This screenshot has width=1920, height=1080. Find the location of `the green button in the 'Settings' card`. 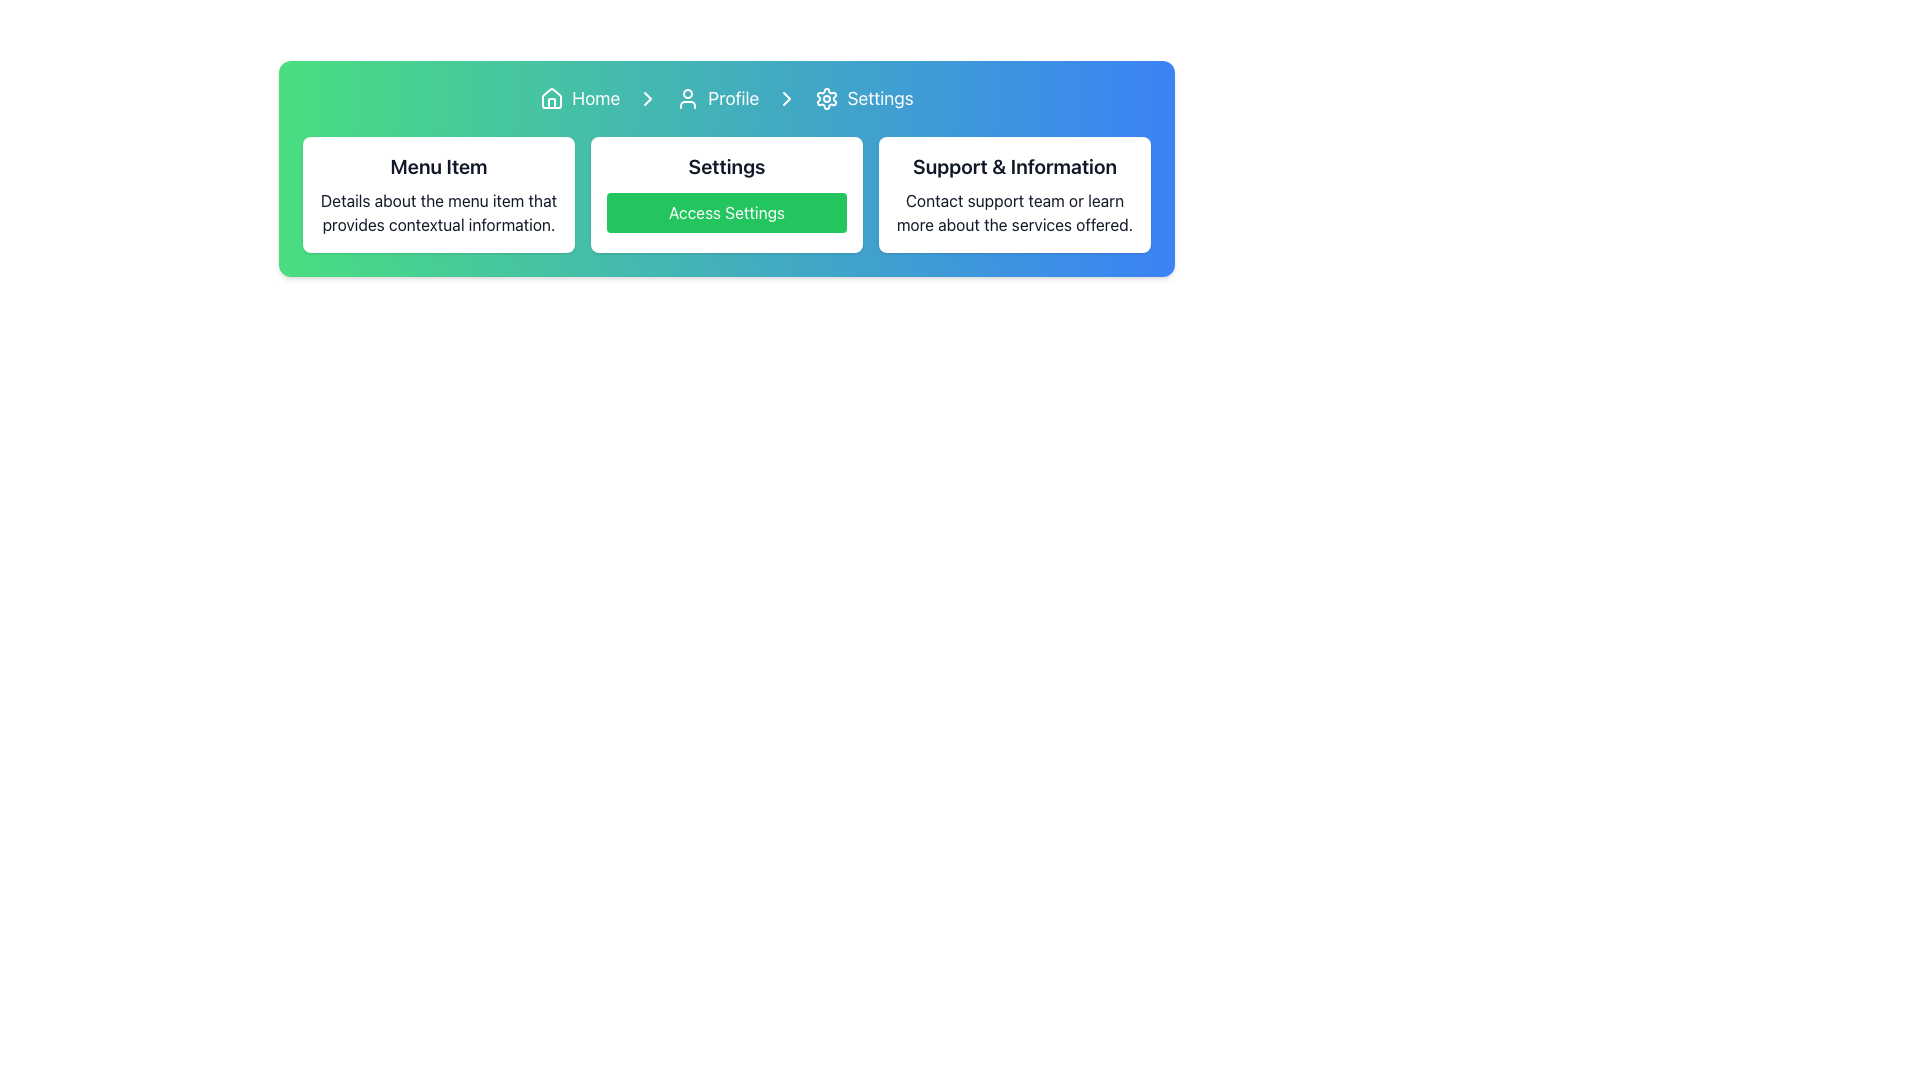

the green button in the 'Settings' card is located at coordinates (725, 195).